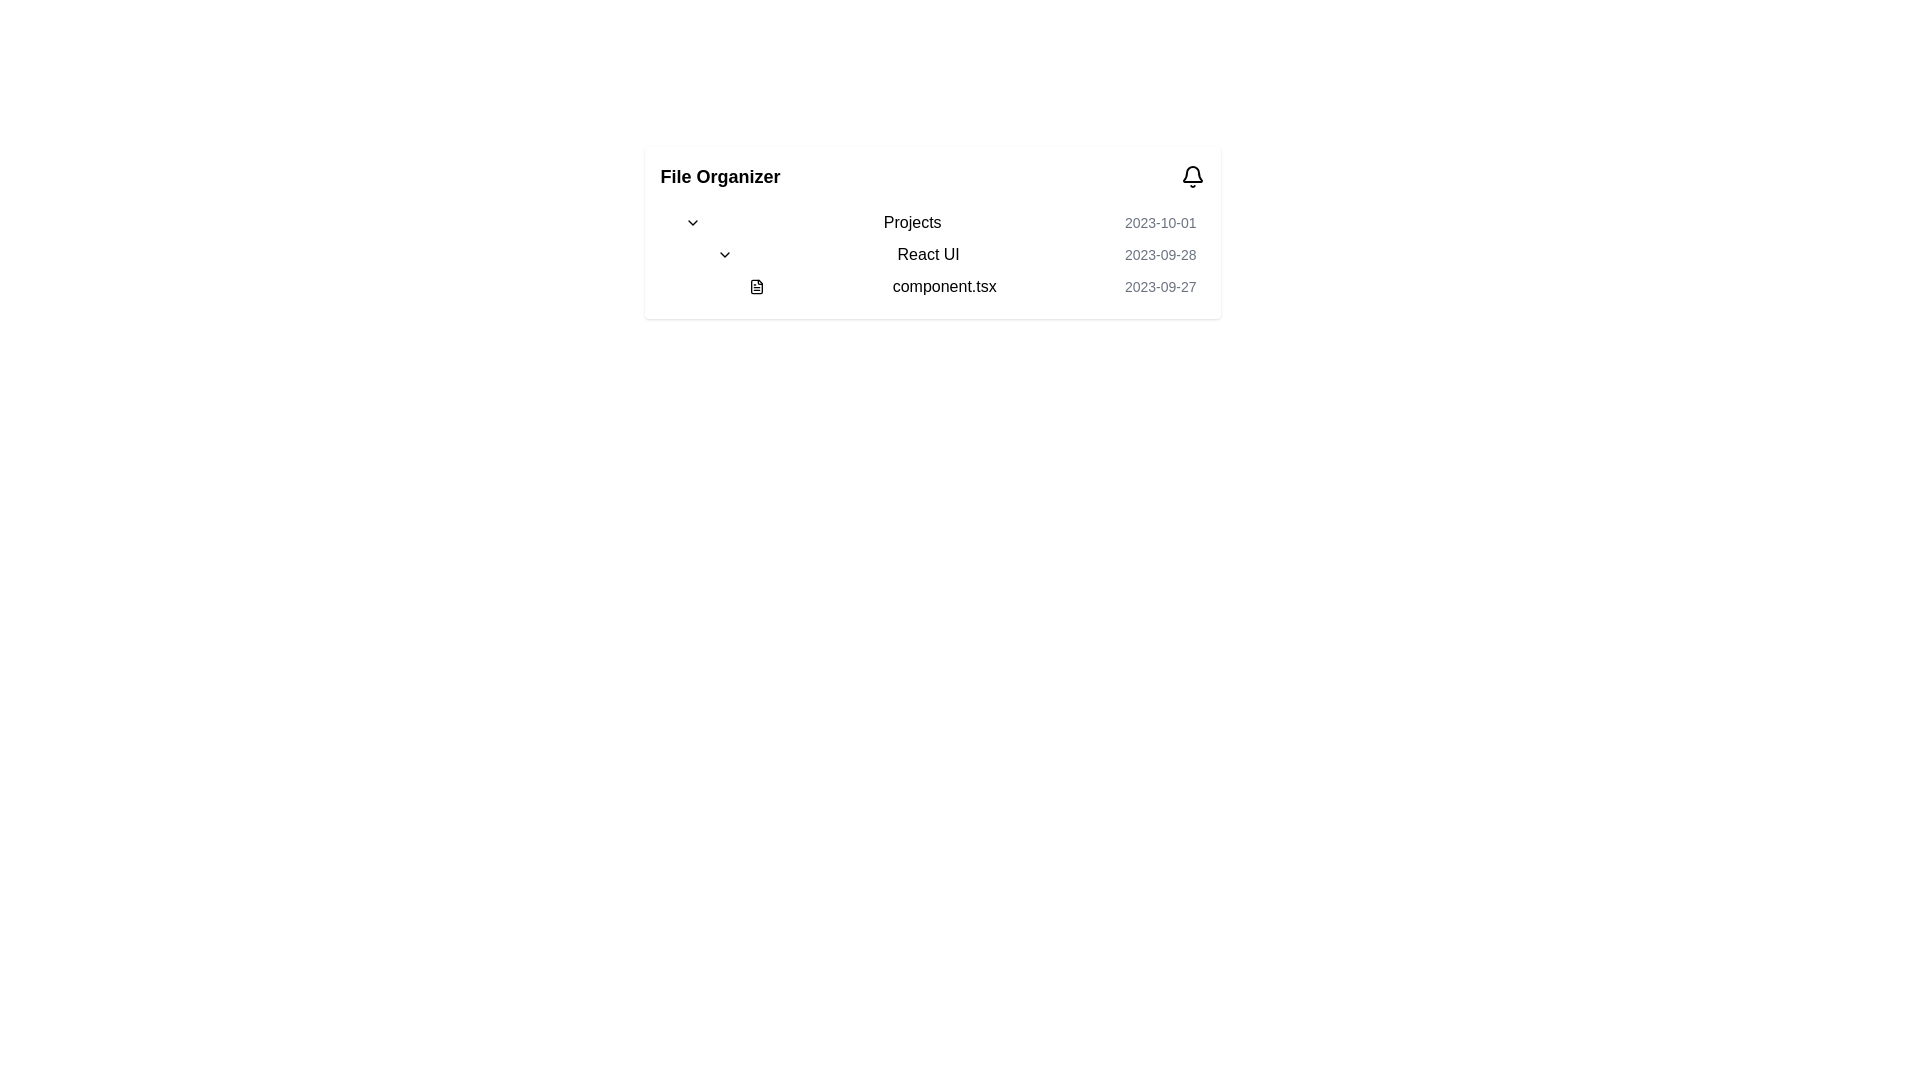 This screenshot has height=1080, width=1920. I want to click on the 'React UI' text label within the file organizer interface, so click(927, 253).